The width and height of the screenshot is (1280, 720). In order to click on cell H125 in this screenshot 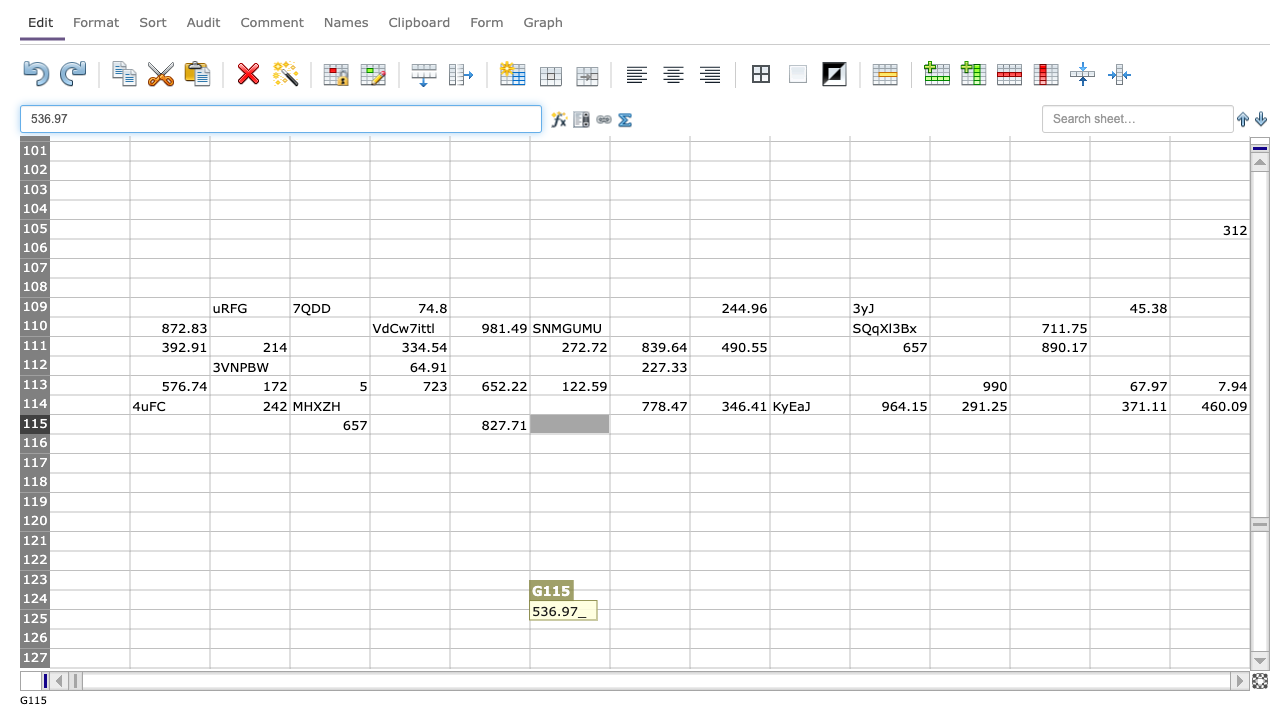, I will do `click(649, 618)`.